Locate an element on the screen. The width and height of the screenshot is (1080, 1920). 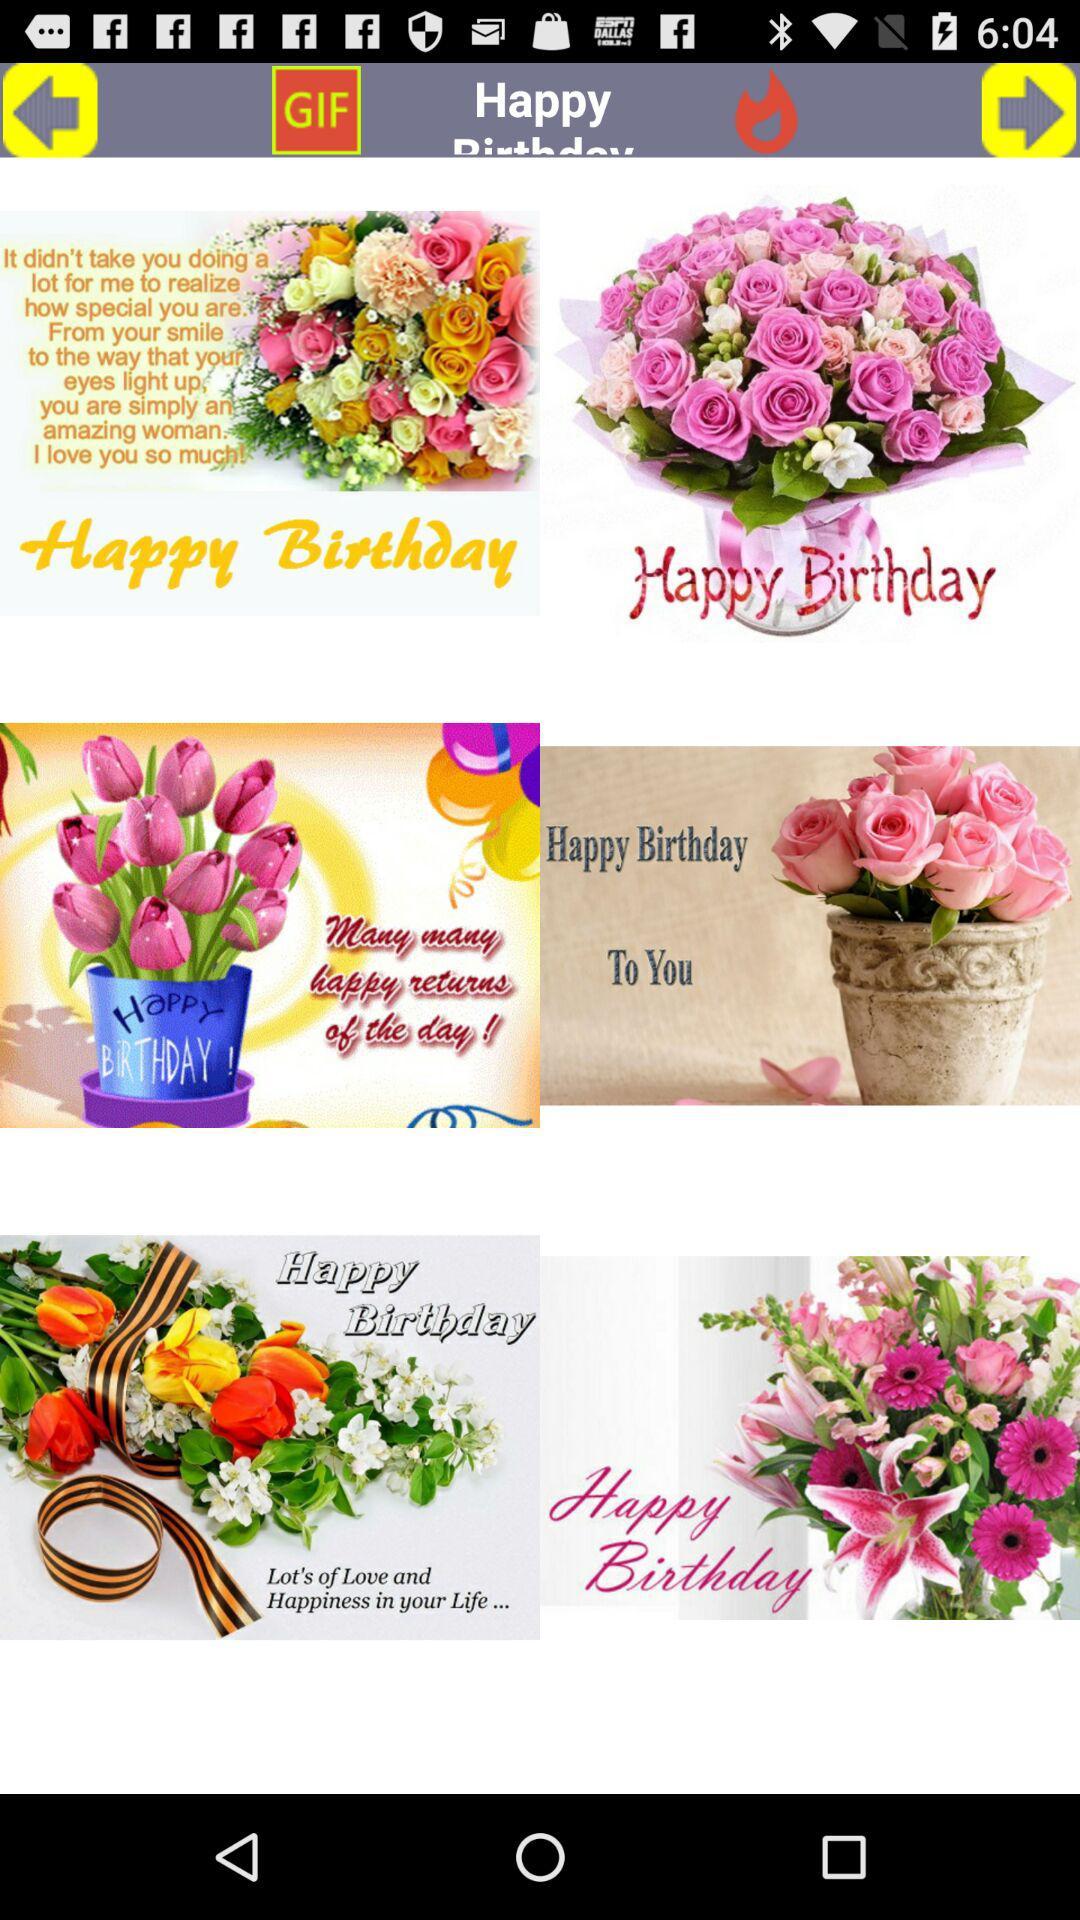
many many happy returns of the day is located at coordinates (270, 924).